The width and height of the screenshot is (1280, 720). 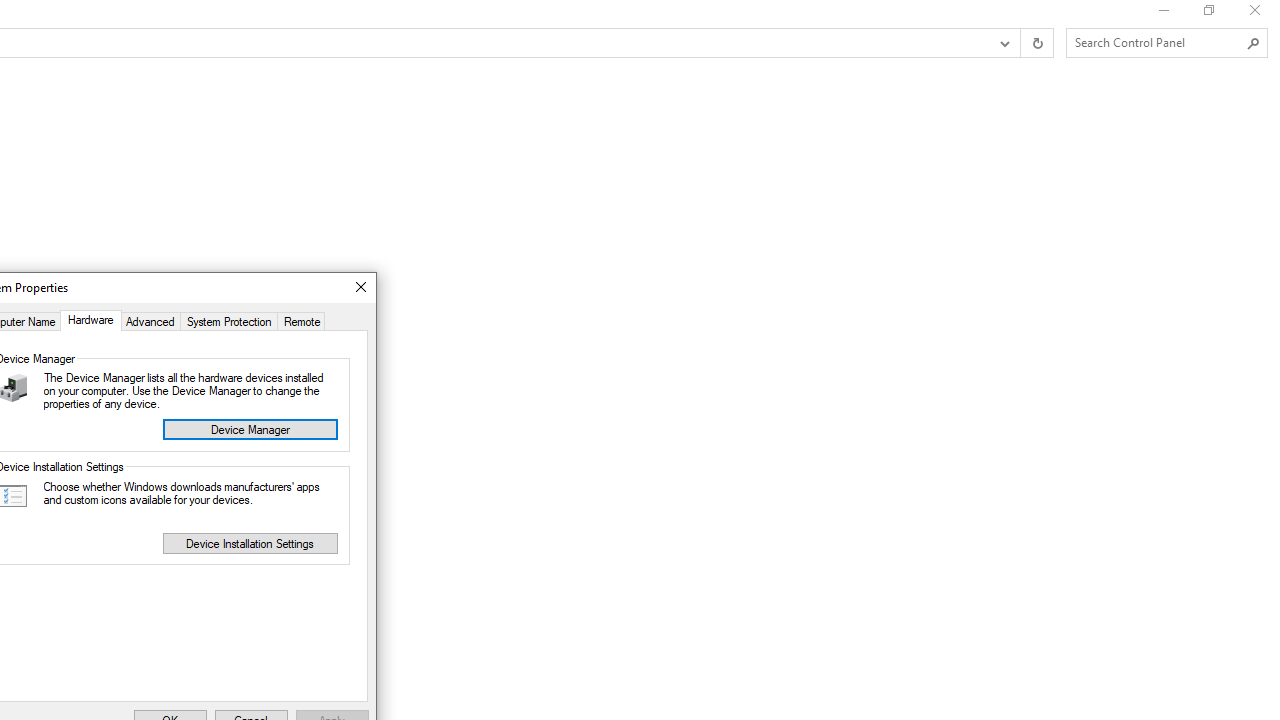 I want to click on 'Hardware', so click(x=89, y=319).